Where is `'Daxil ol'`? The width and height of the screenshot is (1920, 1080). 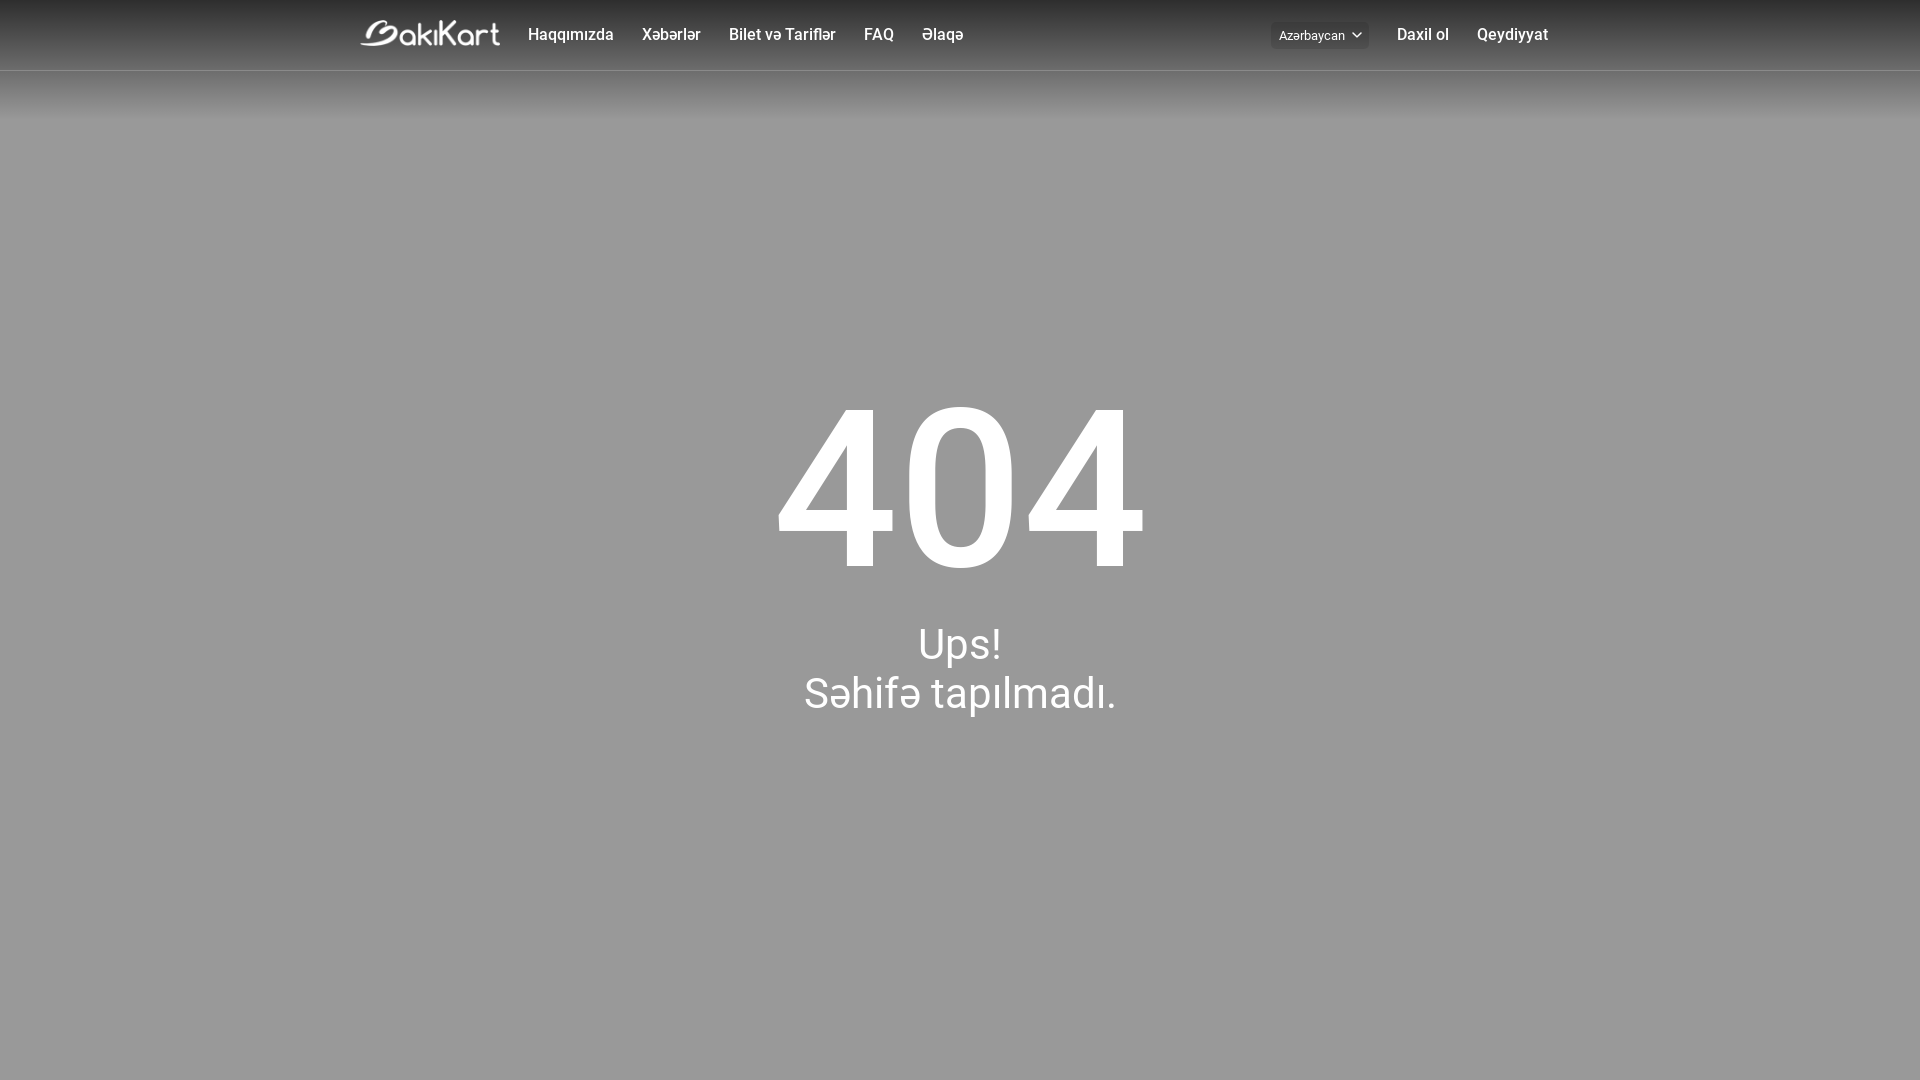
'Daxil ol' is located at coordinates (1421, 34).